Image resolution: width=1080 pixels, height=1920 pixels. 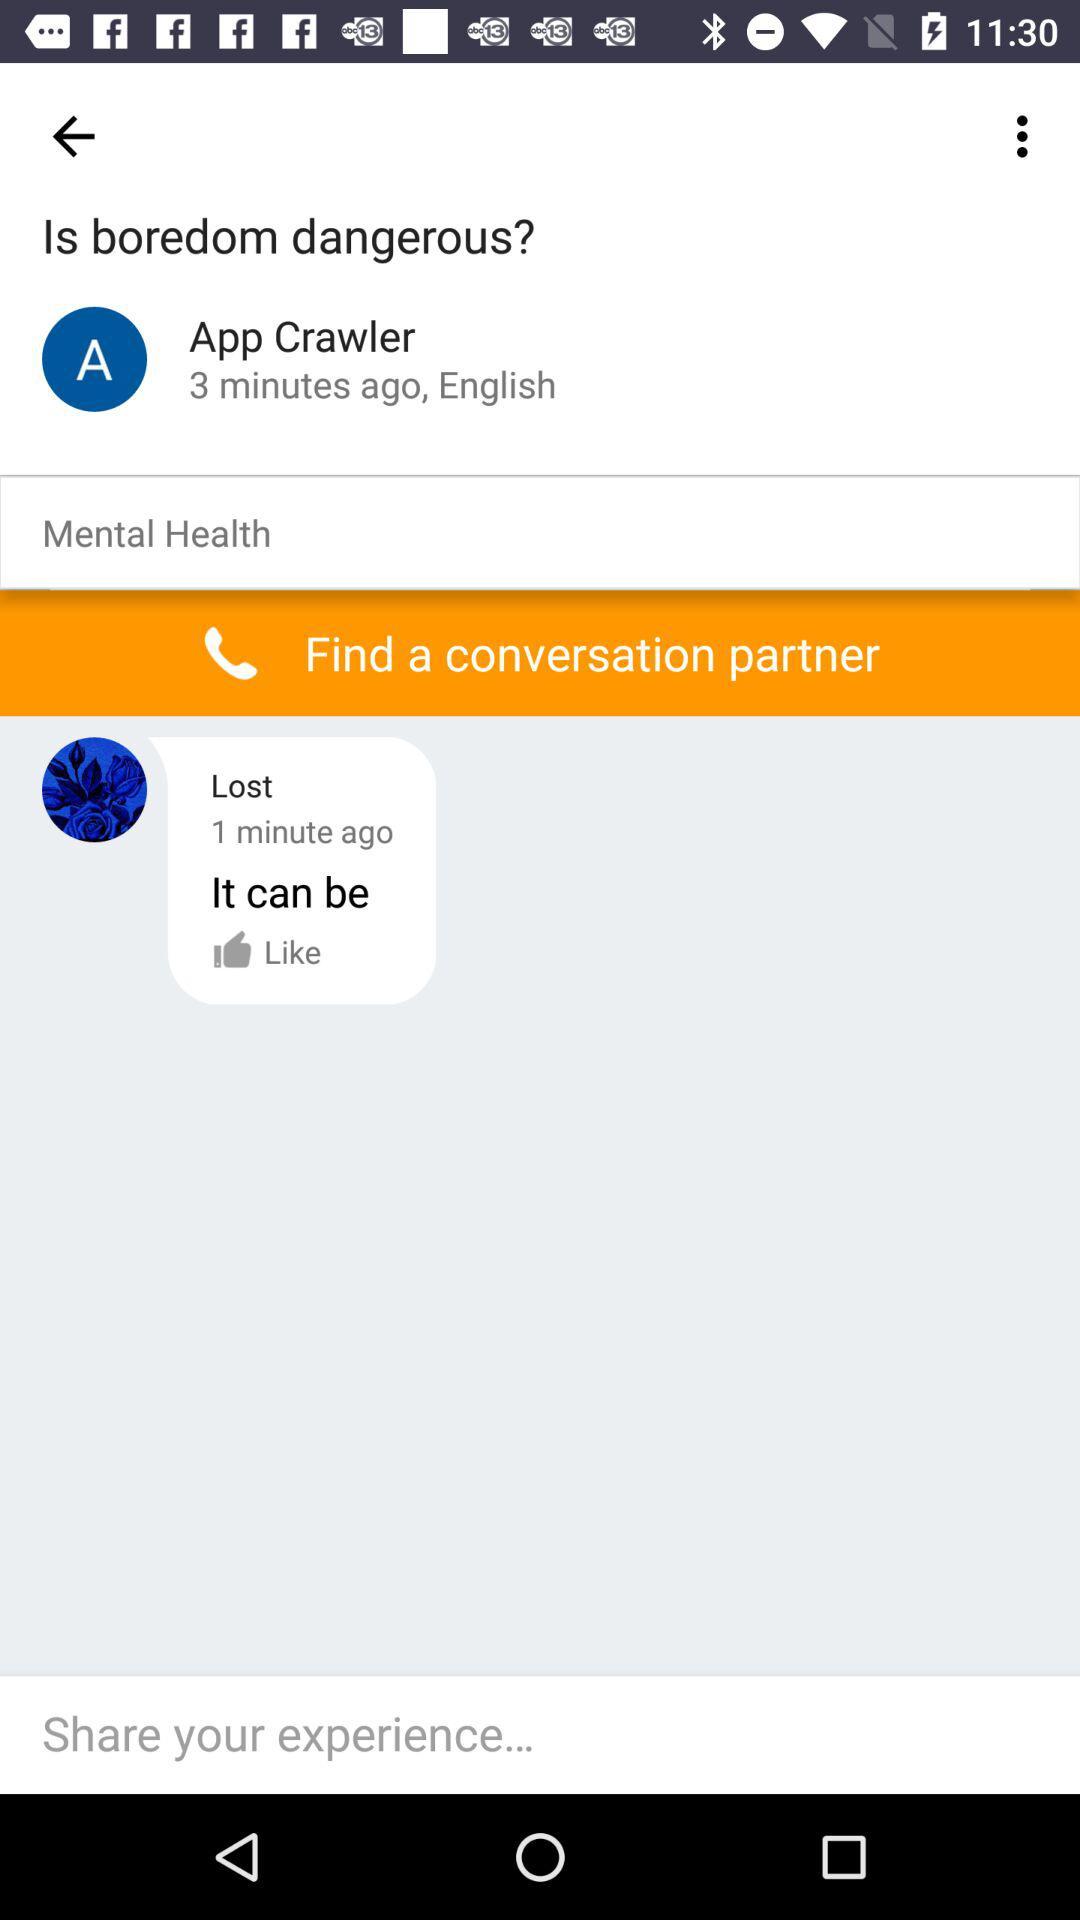 What do you see at coordinates (550, 1733) in the screenshot?
I see `text box which says share your experience` at bounding box center [550, 1733].